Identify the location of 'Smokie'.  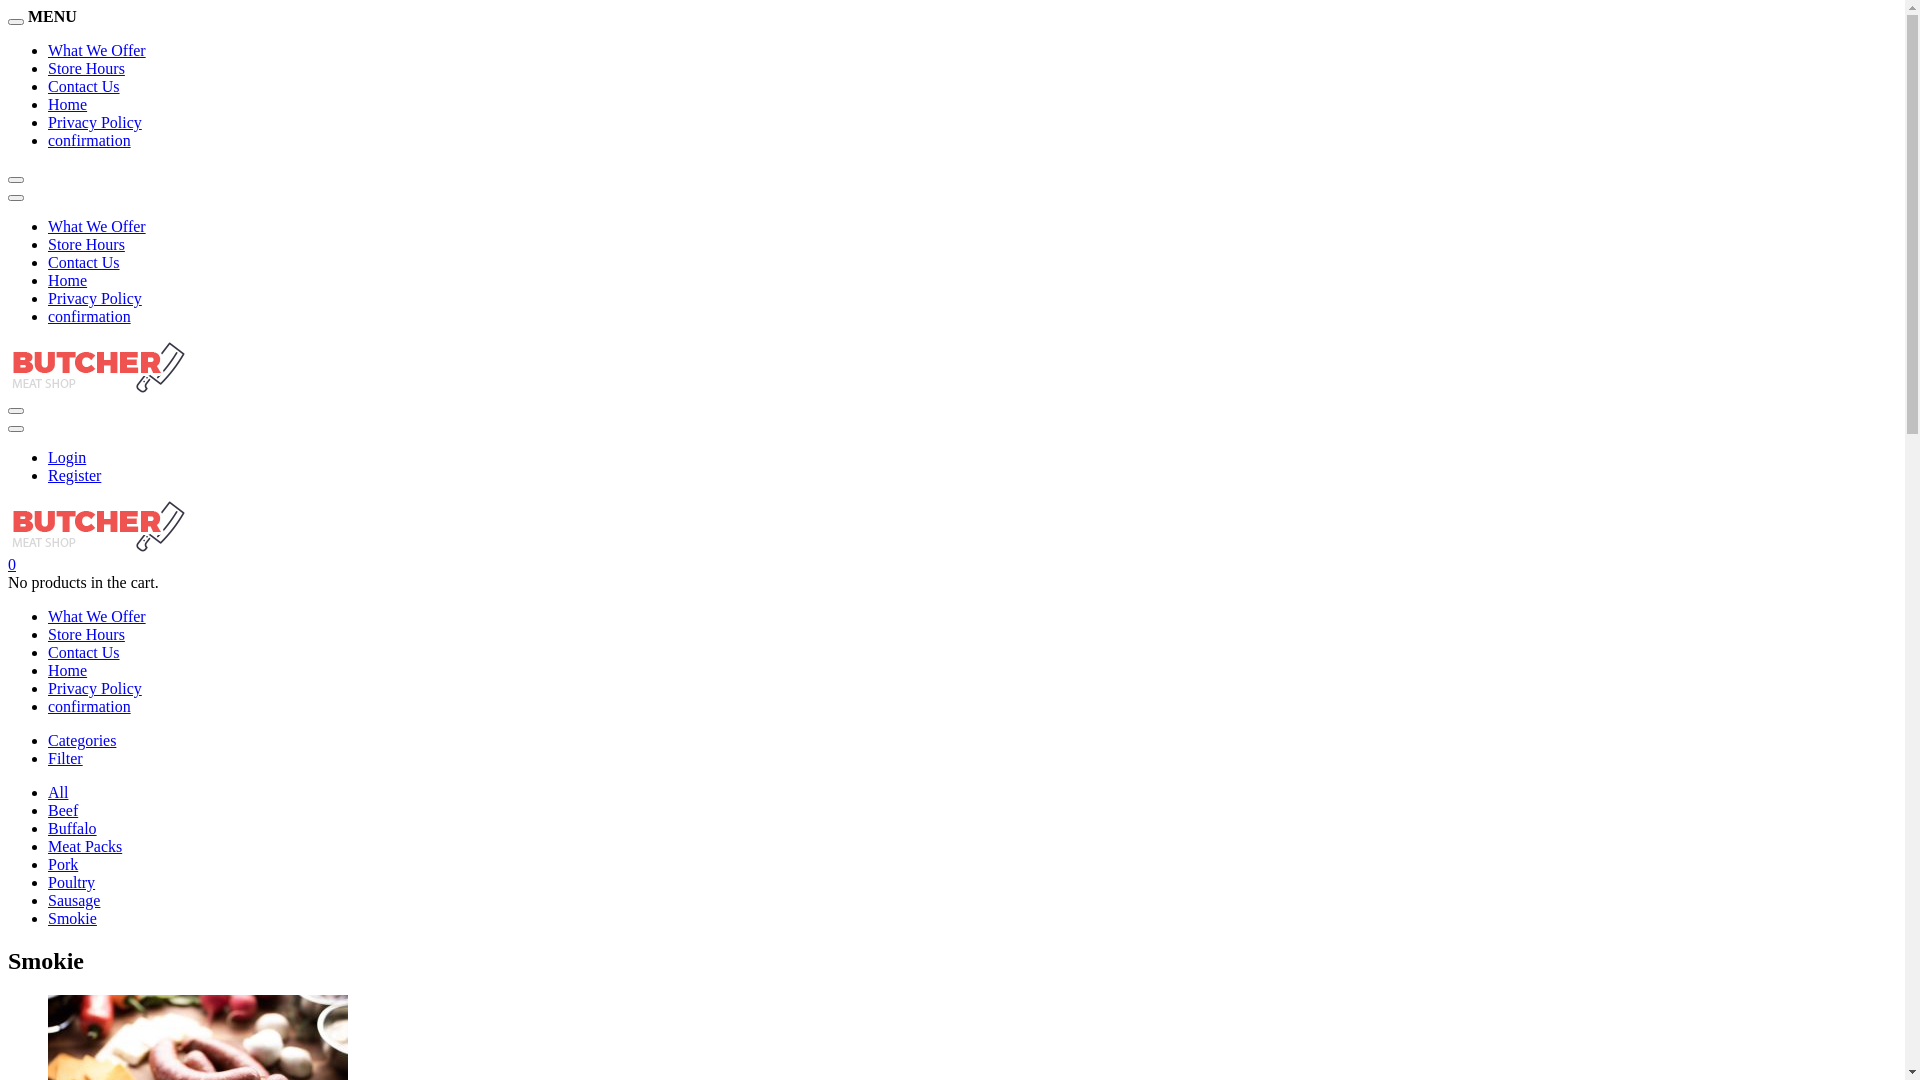
(72, 918).